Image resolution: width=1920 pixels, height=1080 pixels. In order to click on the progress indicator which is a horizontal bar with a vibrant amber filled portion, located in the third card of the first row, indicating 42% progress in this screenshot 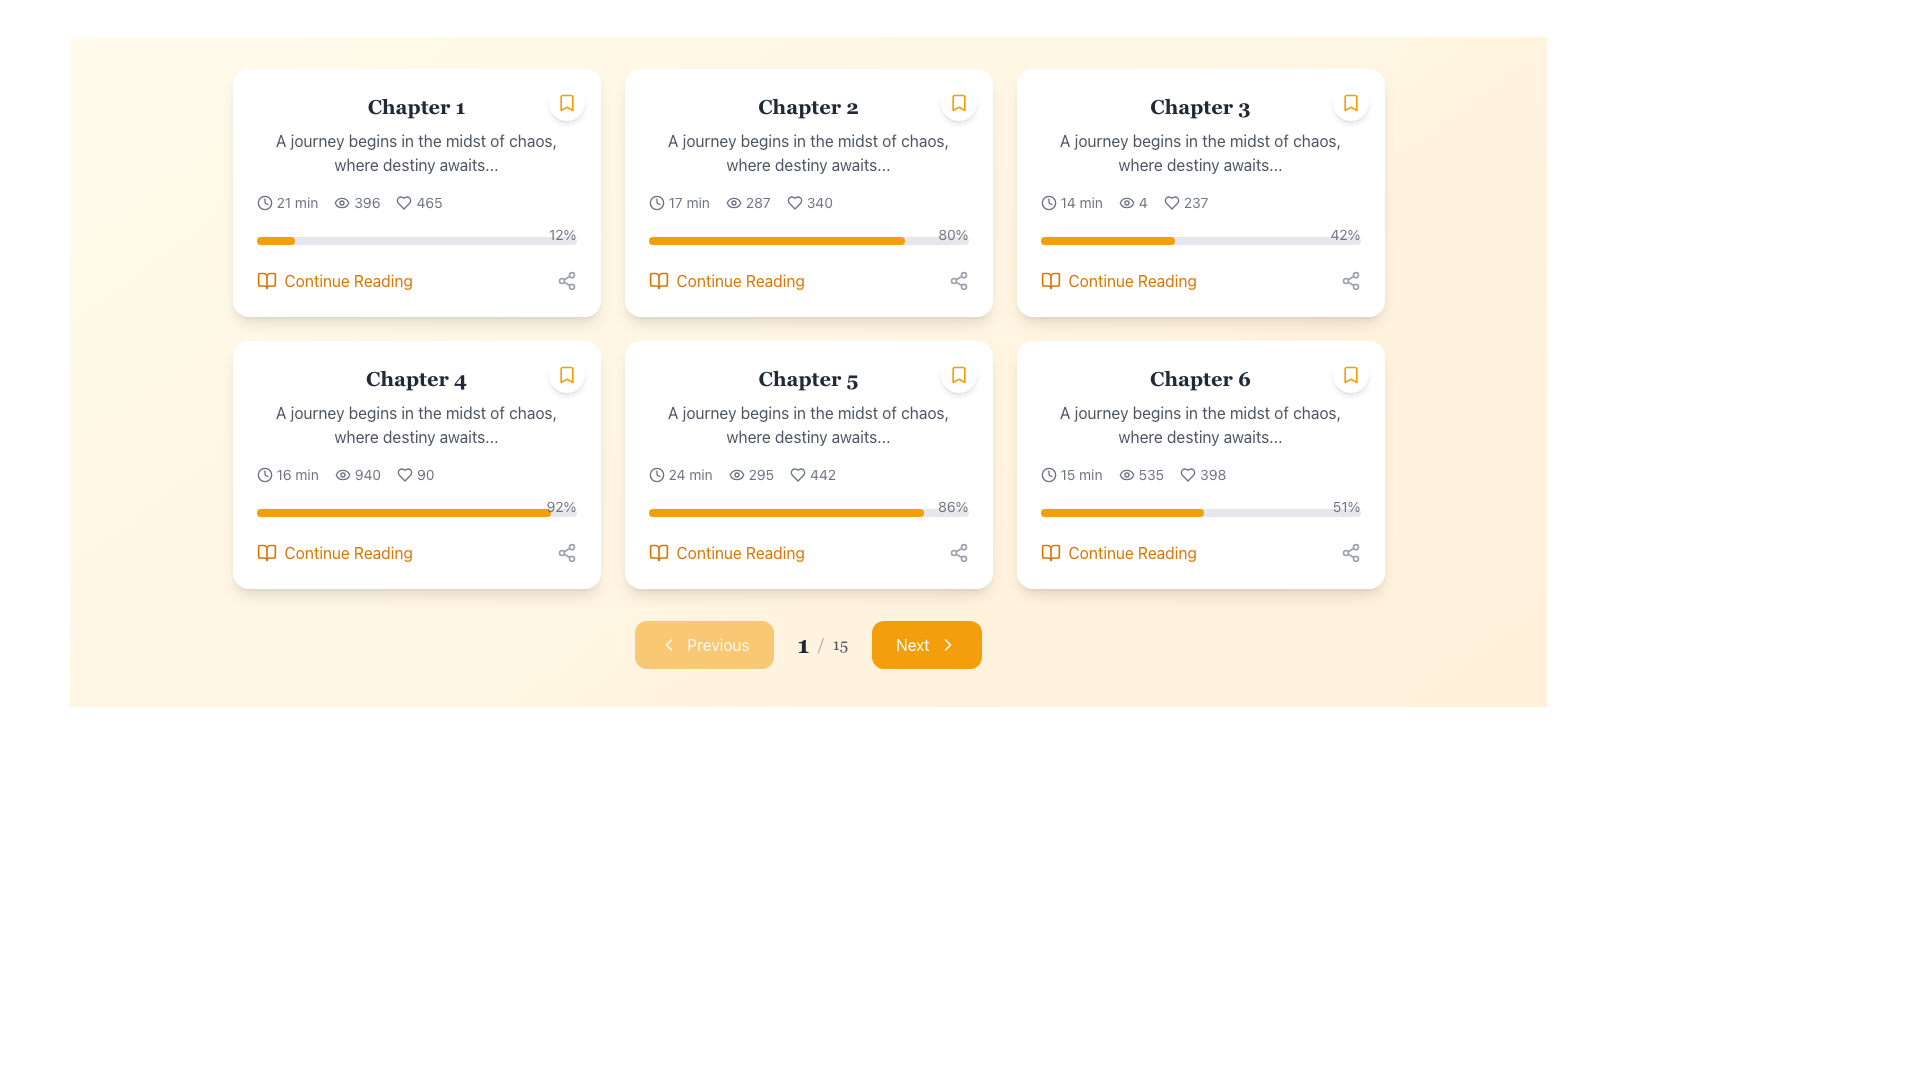, I will do `click(1106, 239)`.